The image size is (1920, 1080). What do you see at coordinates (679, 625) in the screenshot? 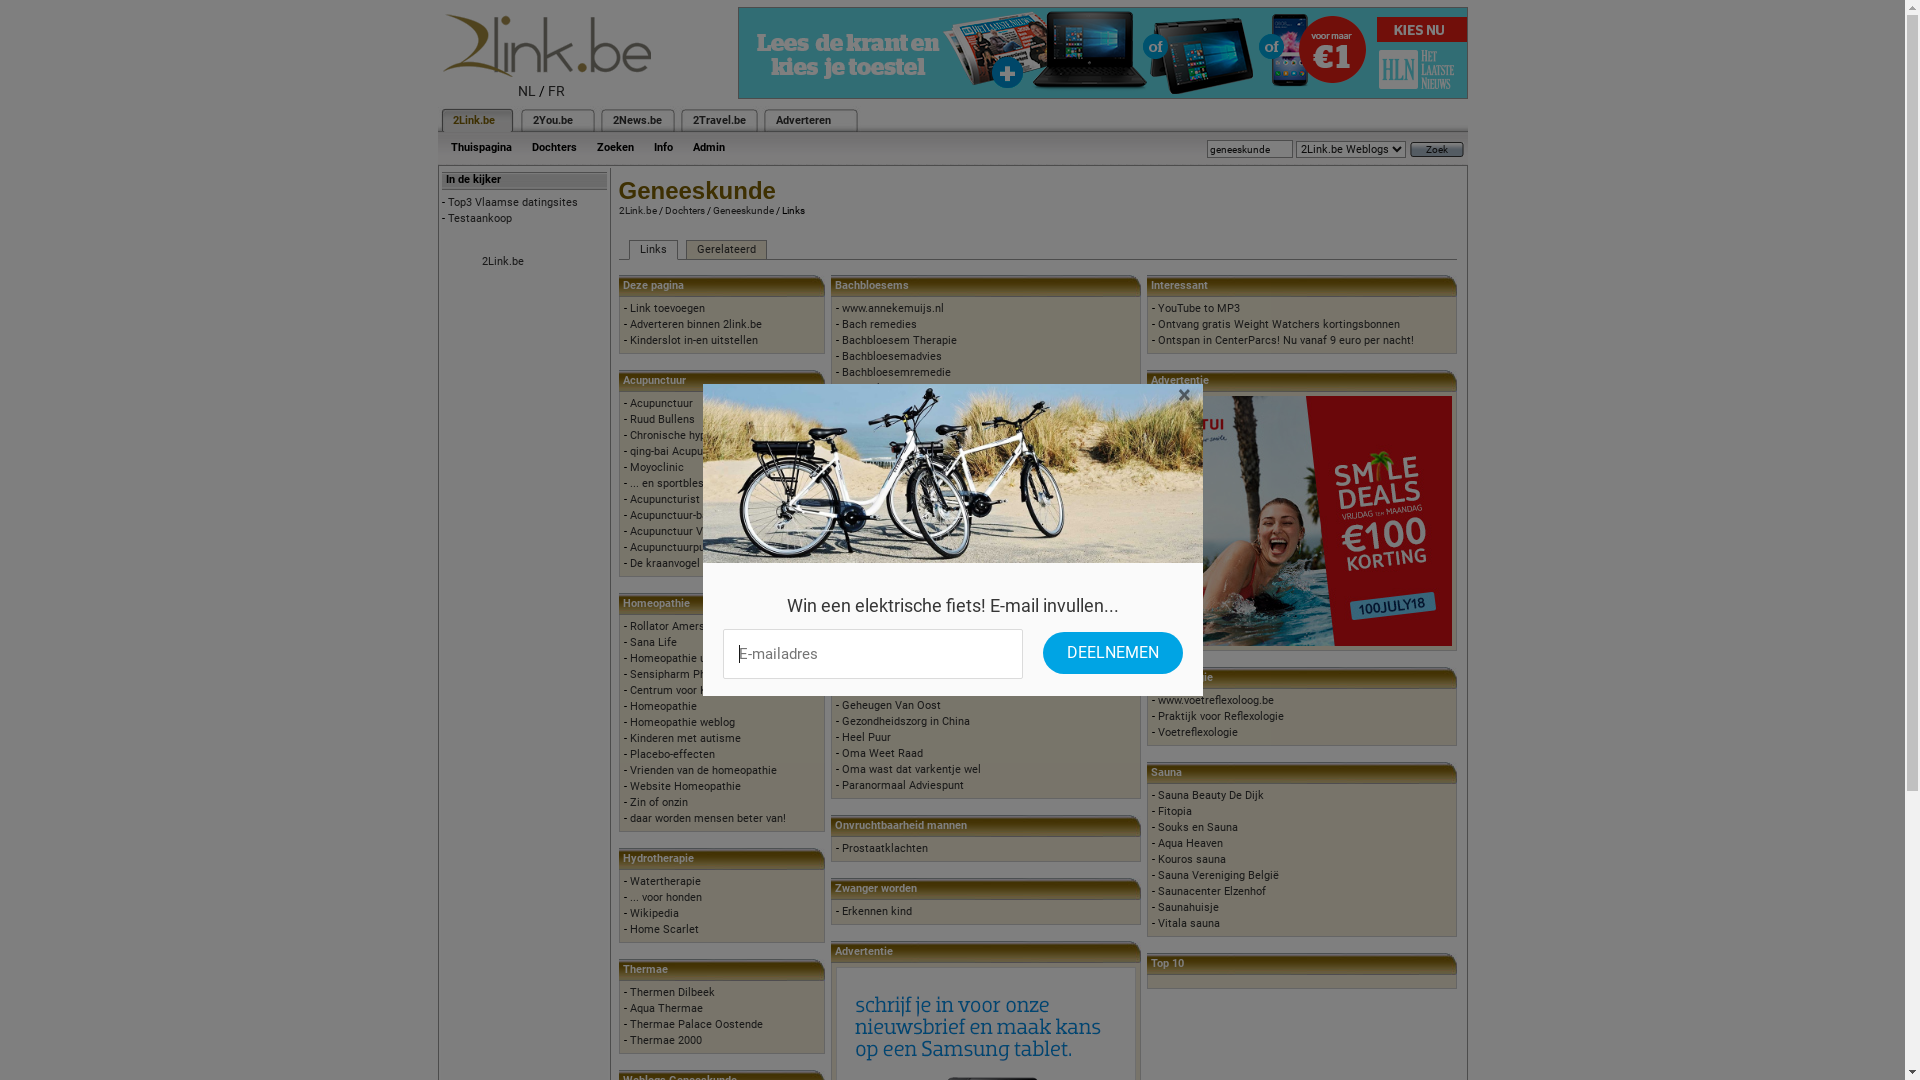
I see `'Rollator Amersfoort'` at bounding box center [679, 625].